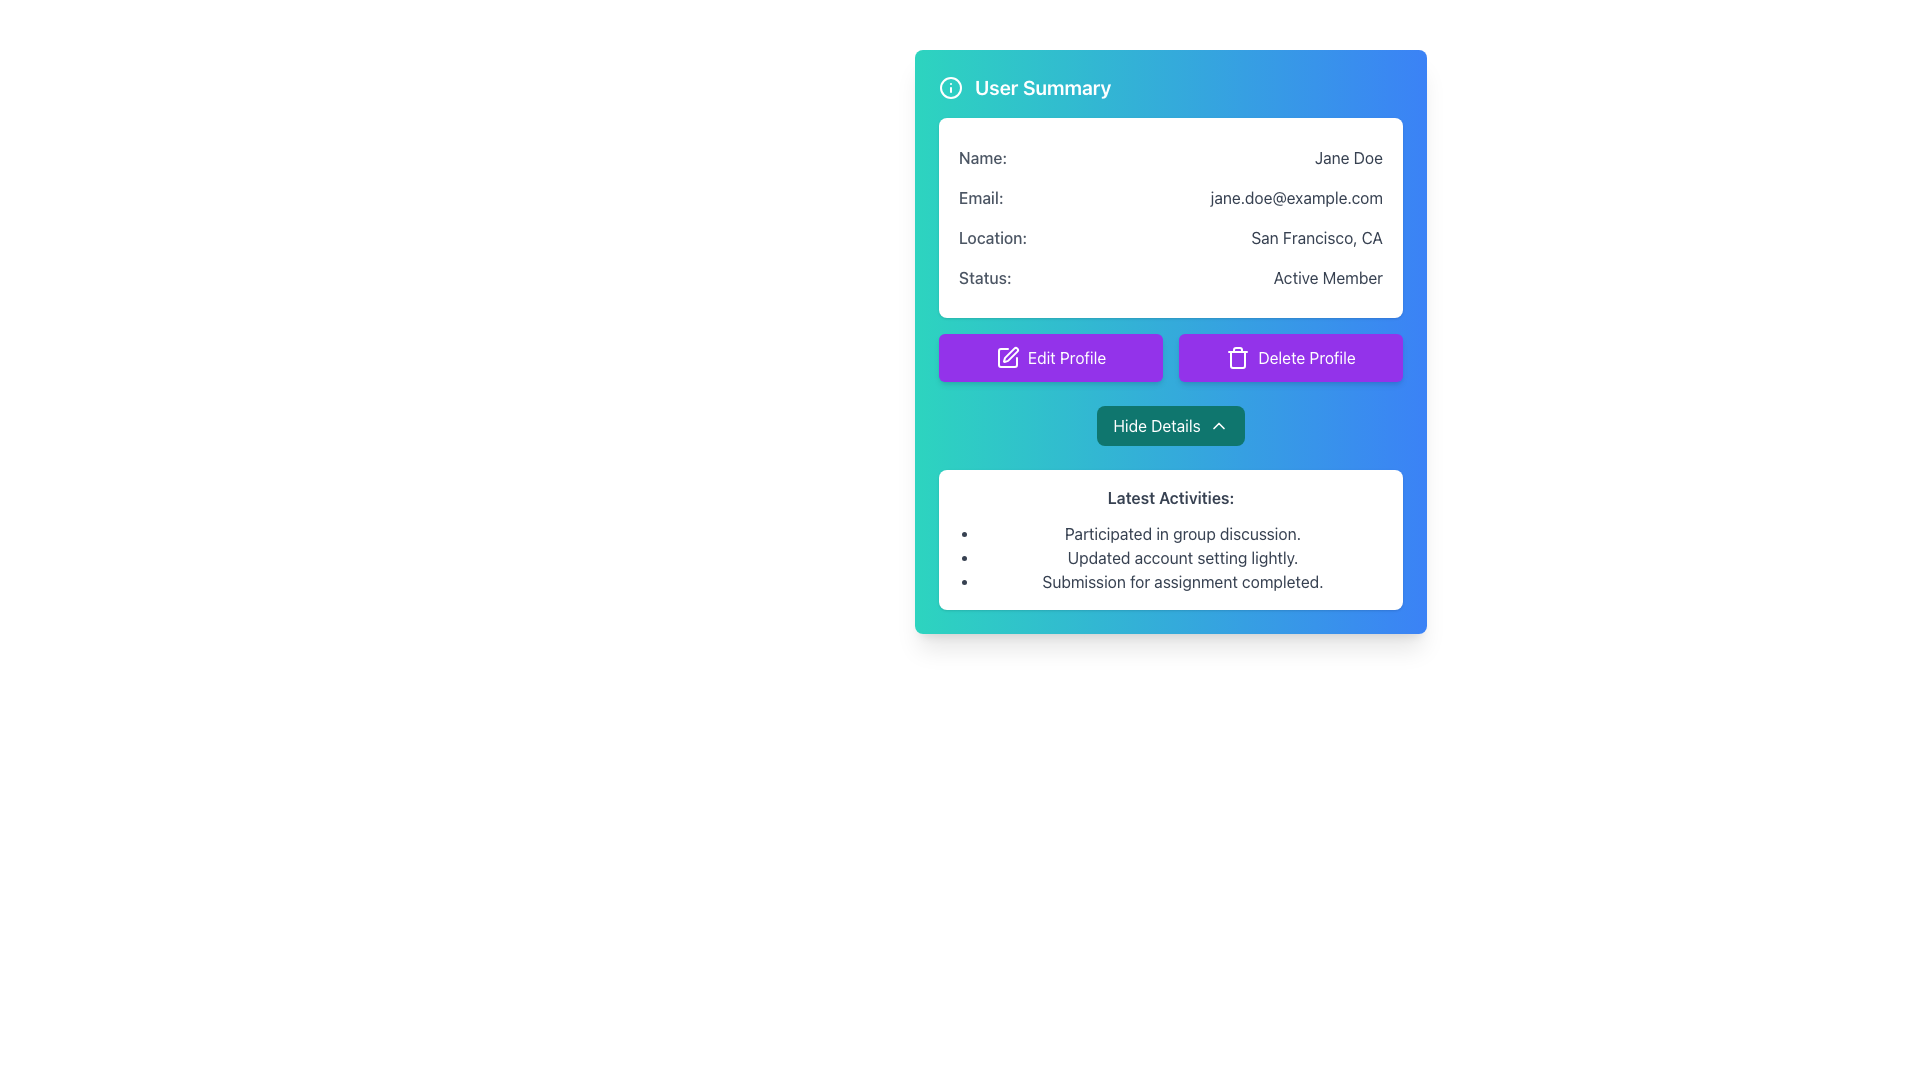 The image size is (1920, 1080). I want to click on the static text element that represents the email address of the displayed user, located to the right of the 'Email:' label in the user profile summary panel, so click(1296, 197).